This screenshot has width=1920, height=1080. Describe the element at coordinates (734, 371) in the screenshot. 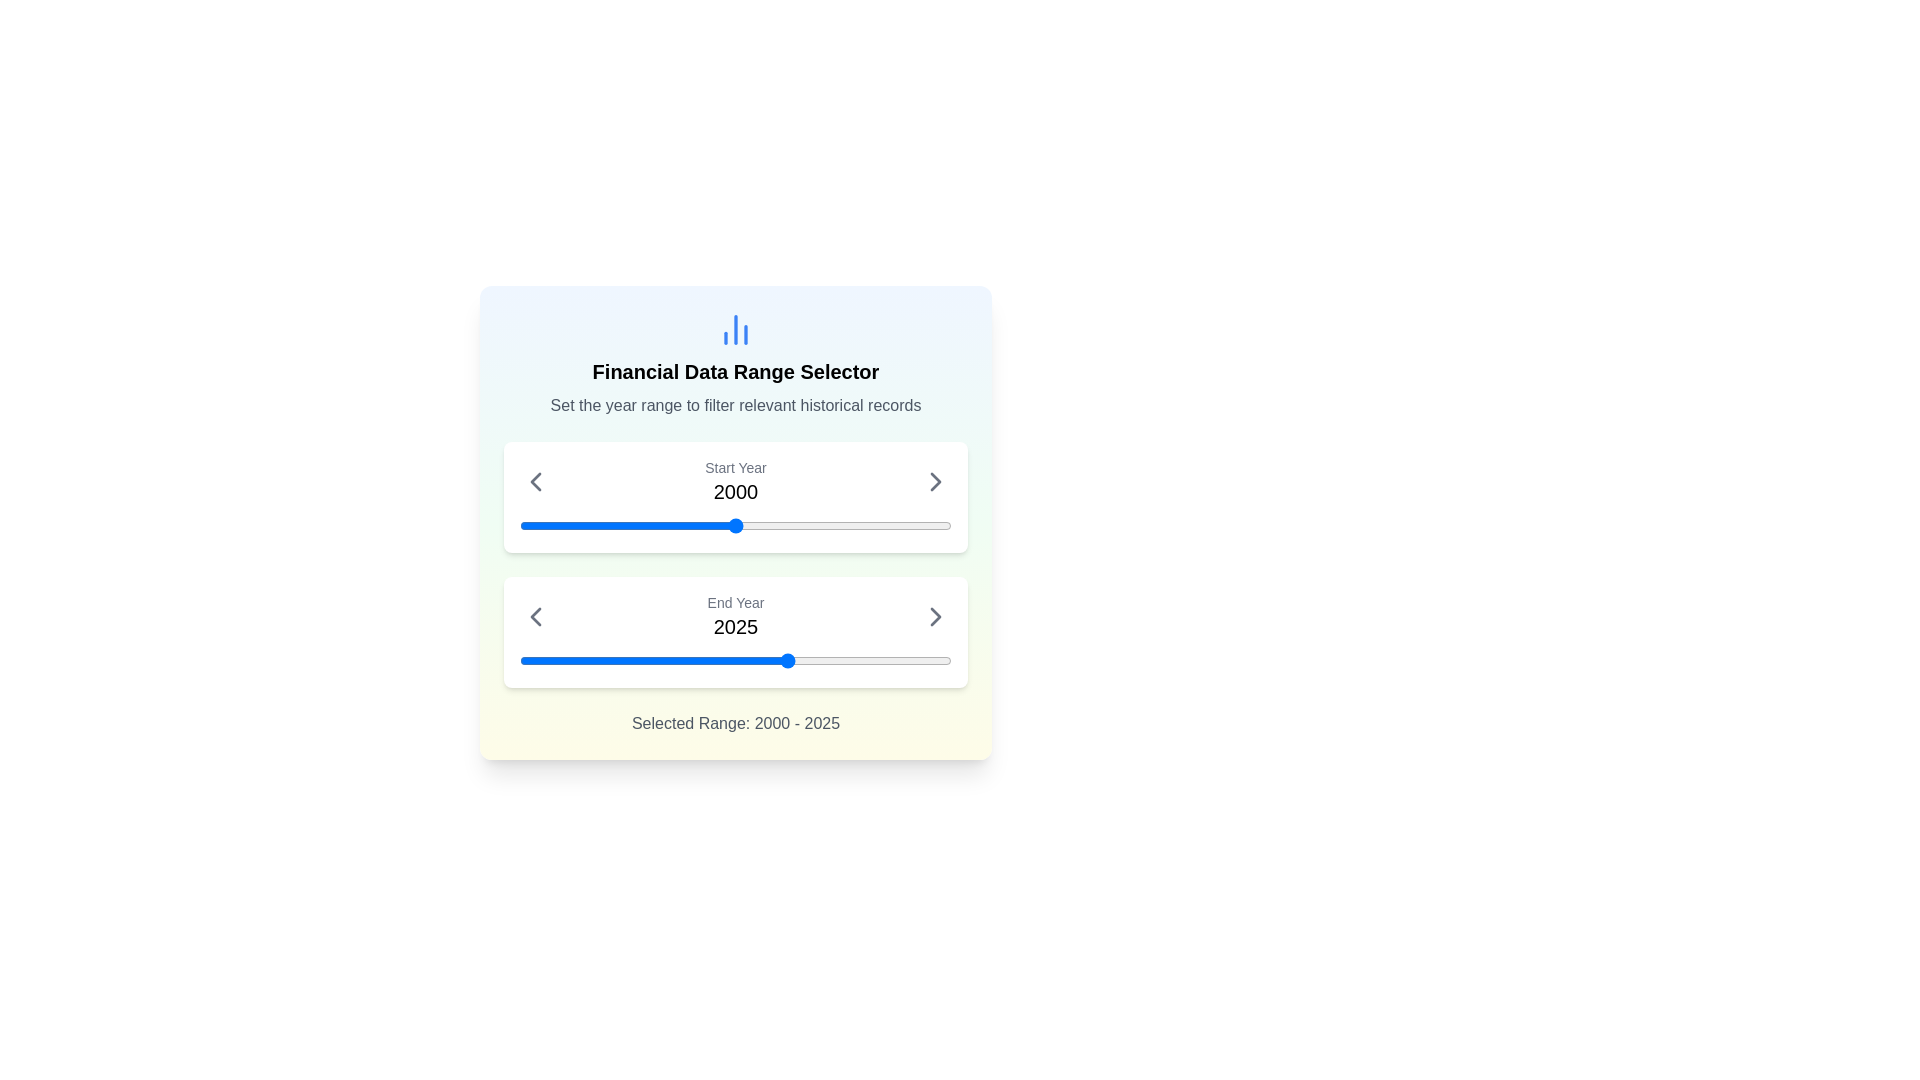

I see `the static text element that serves as the title for the section, located above the descriptive text 'Set the year range to filter relevant historical records'` at that location.